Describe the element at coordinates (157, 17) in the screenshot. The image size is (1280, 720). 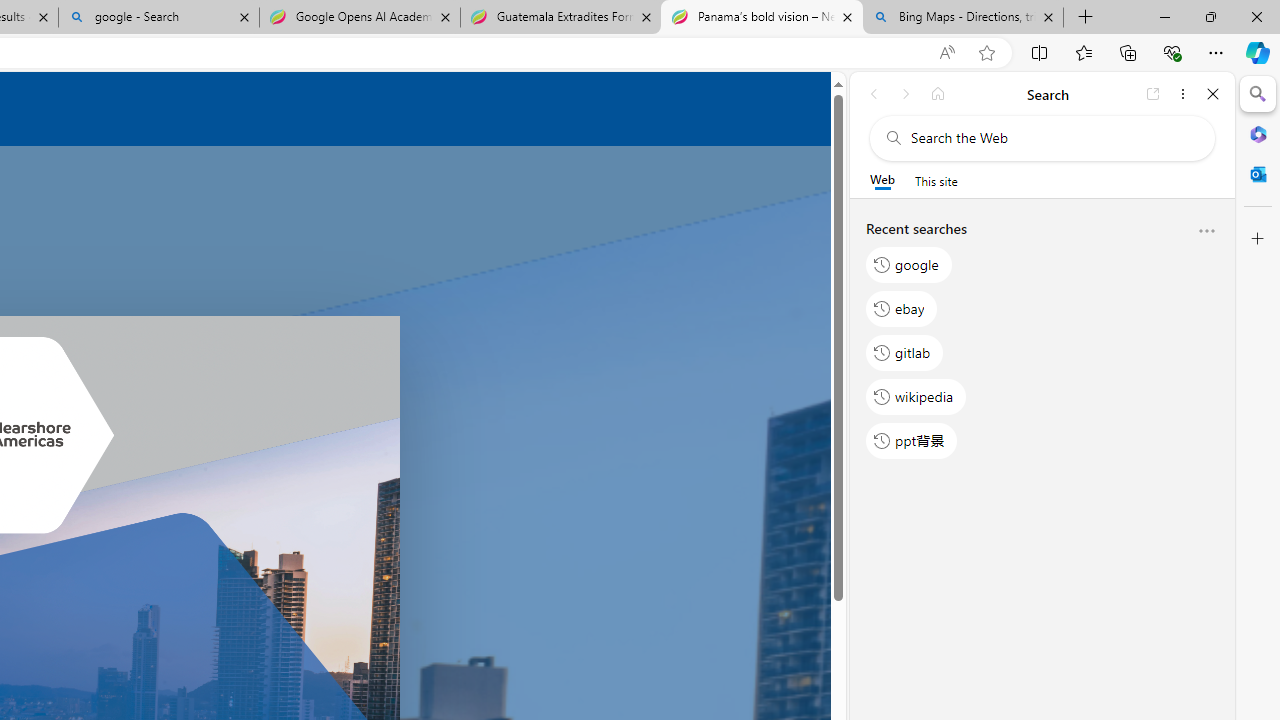
I see `'google - Search'` at that location.